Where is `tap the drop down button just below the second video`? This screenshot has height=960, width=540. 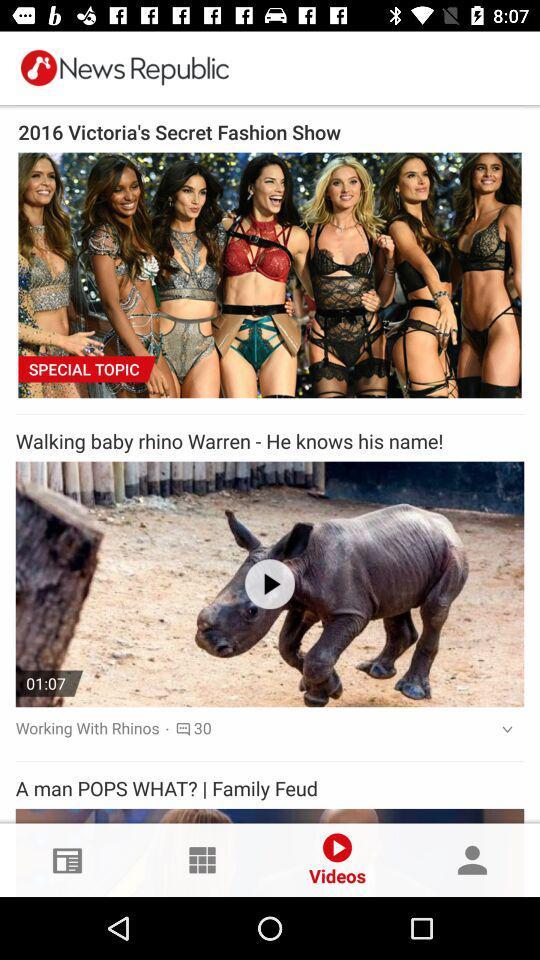
tap the drop down button just below the second video is located at coordinates (500, 729).